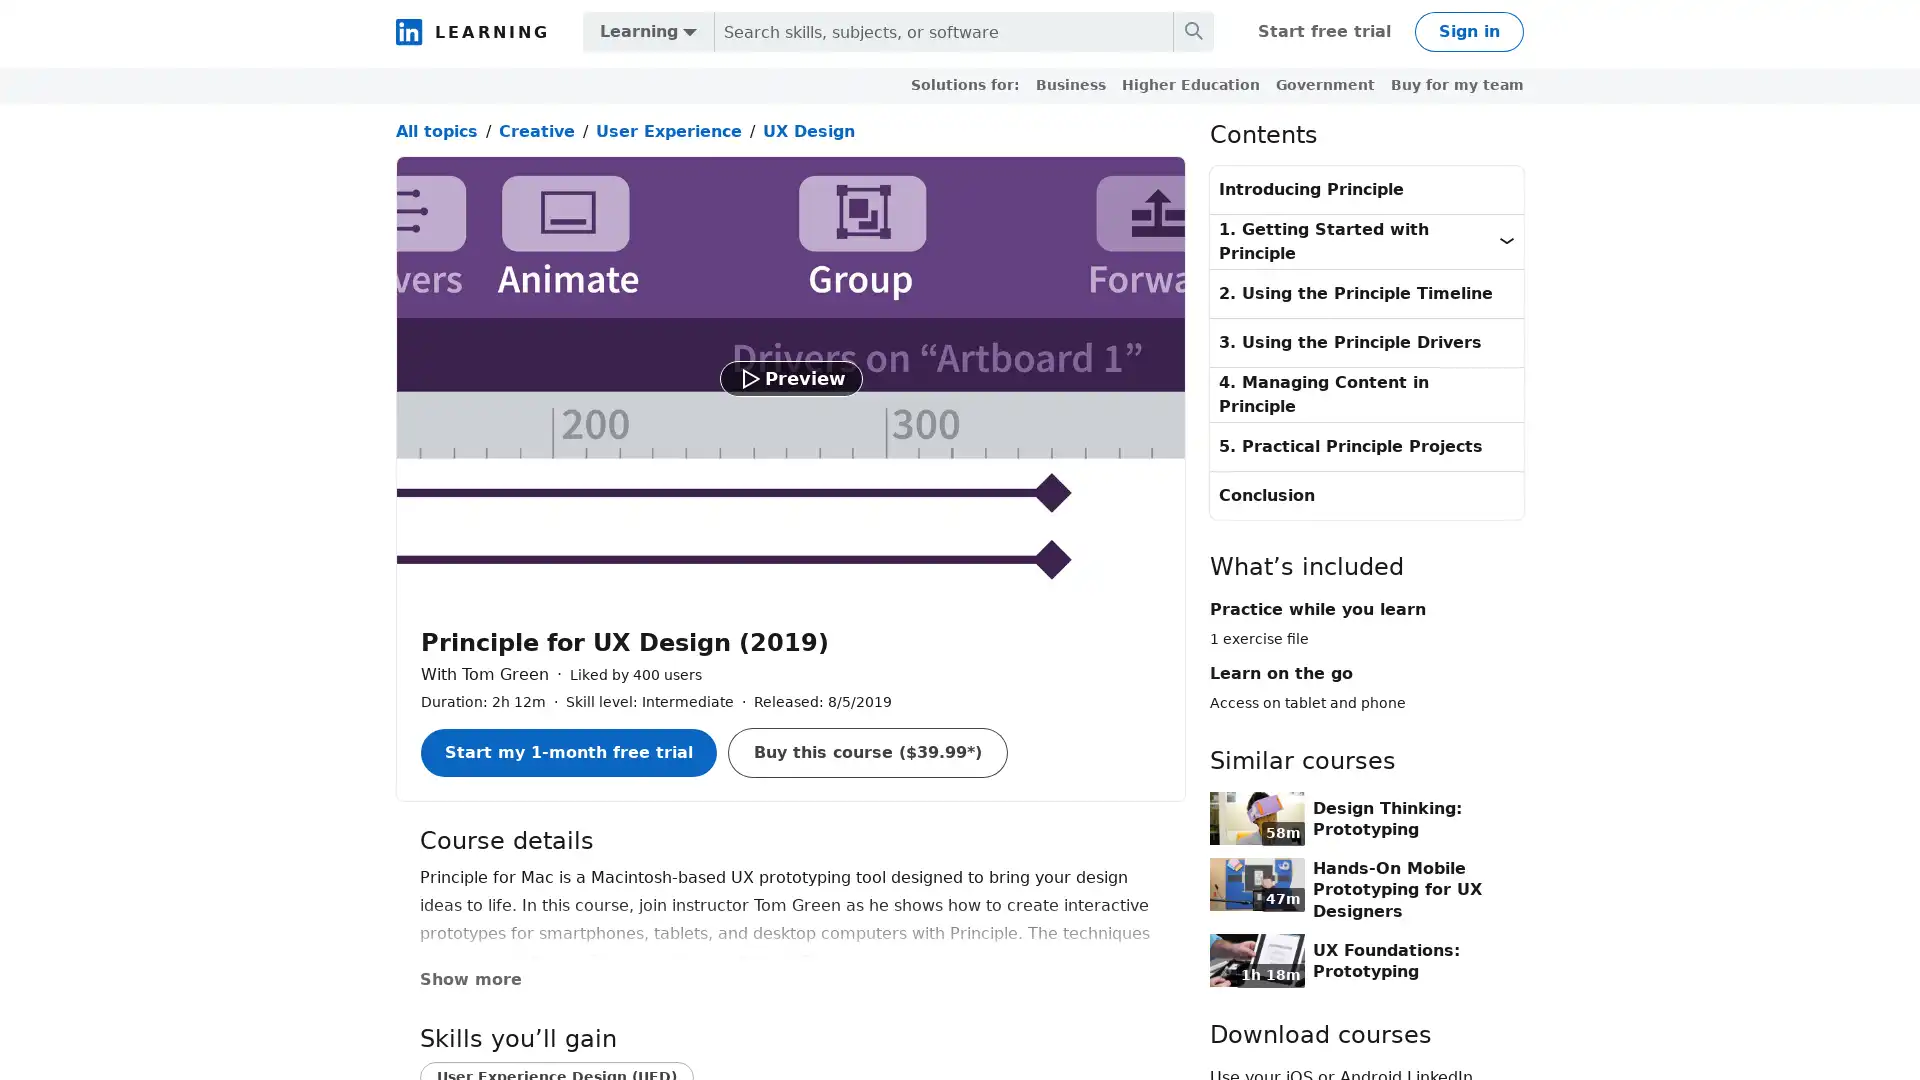 The image size is (1920, 1080). Describe the element at coordinates (648, 31) in the screenshot. I see `Learning` at that location.